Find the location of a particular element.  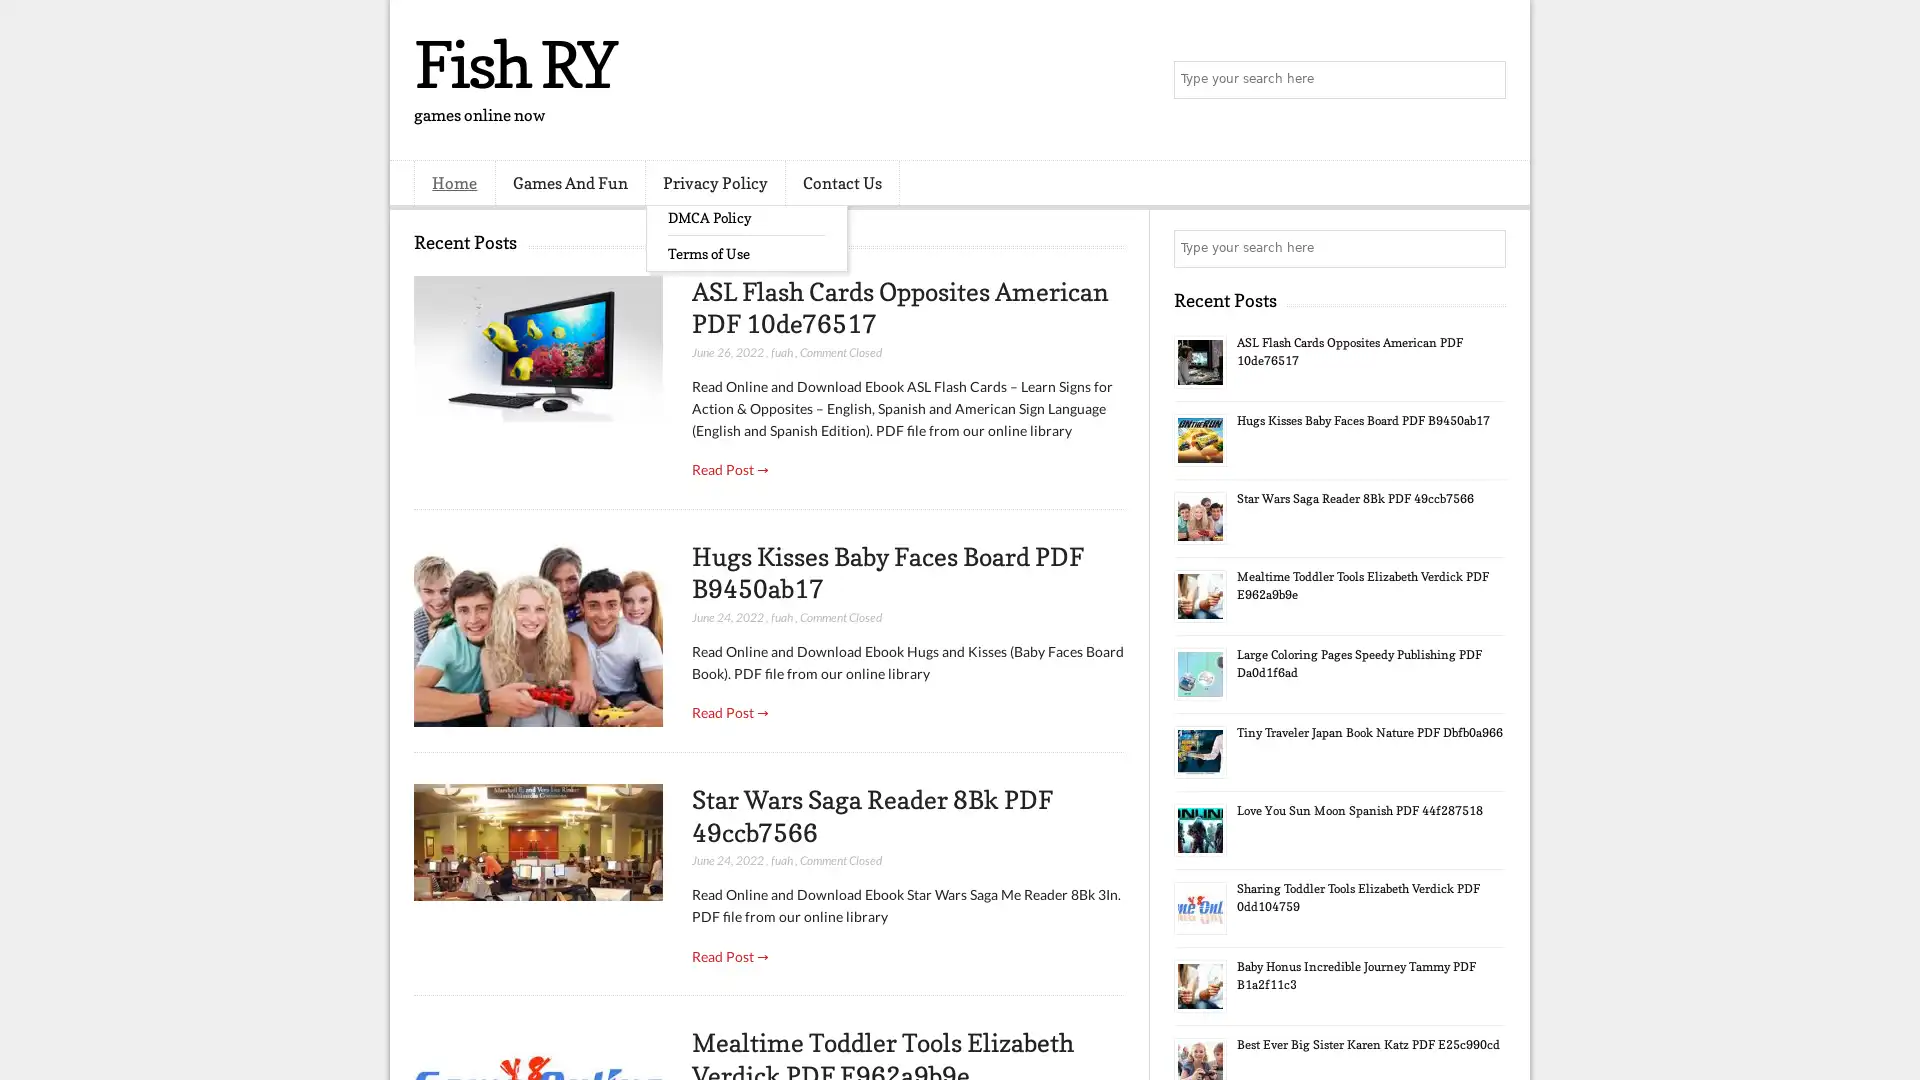

Search is located at coordinates (1485, 248).